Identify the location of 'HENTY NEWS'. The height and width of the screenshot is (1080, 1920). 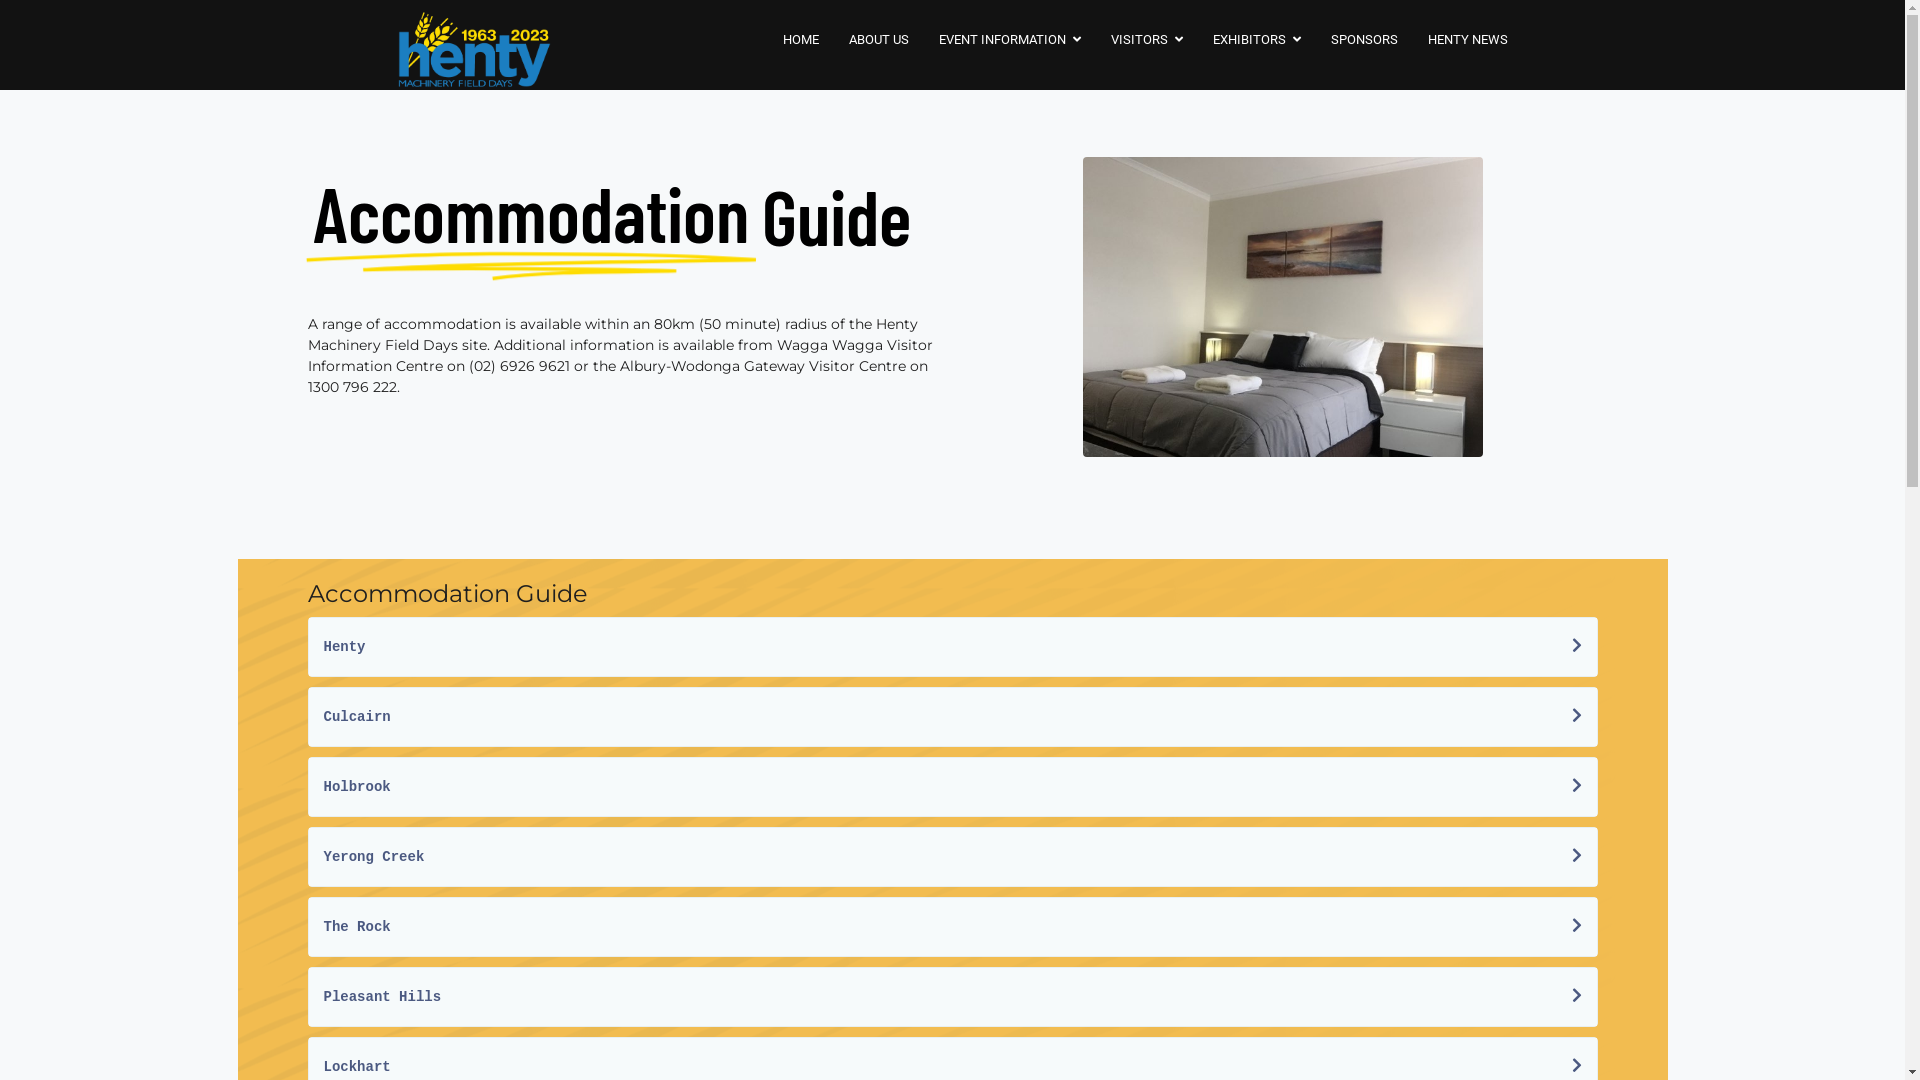
(1467, 39).